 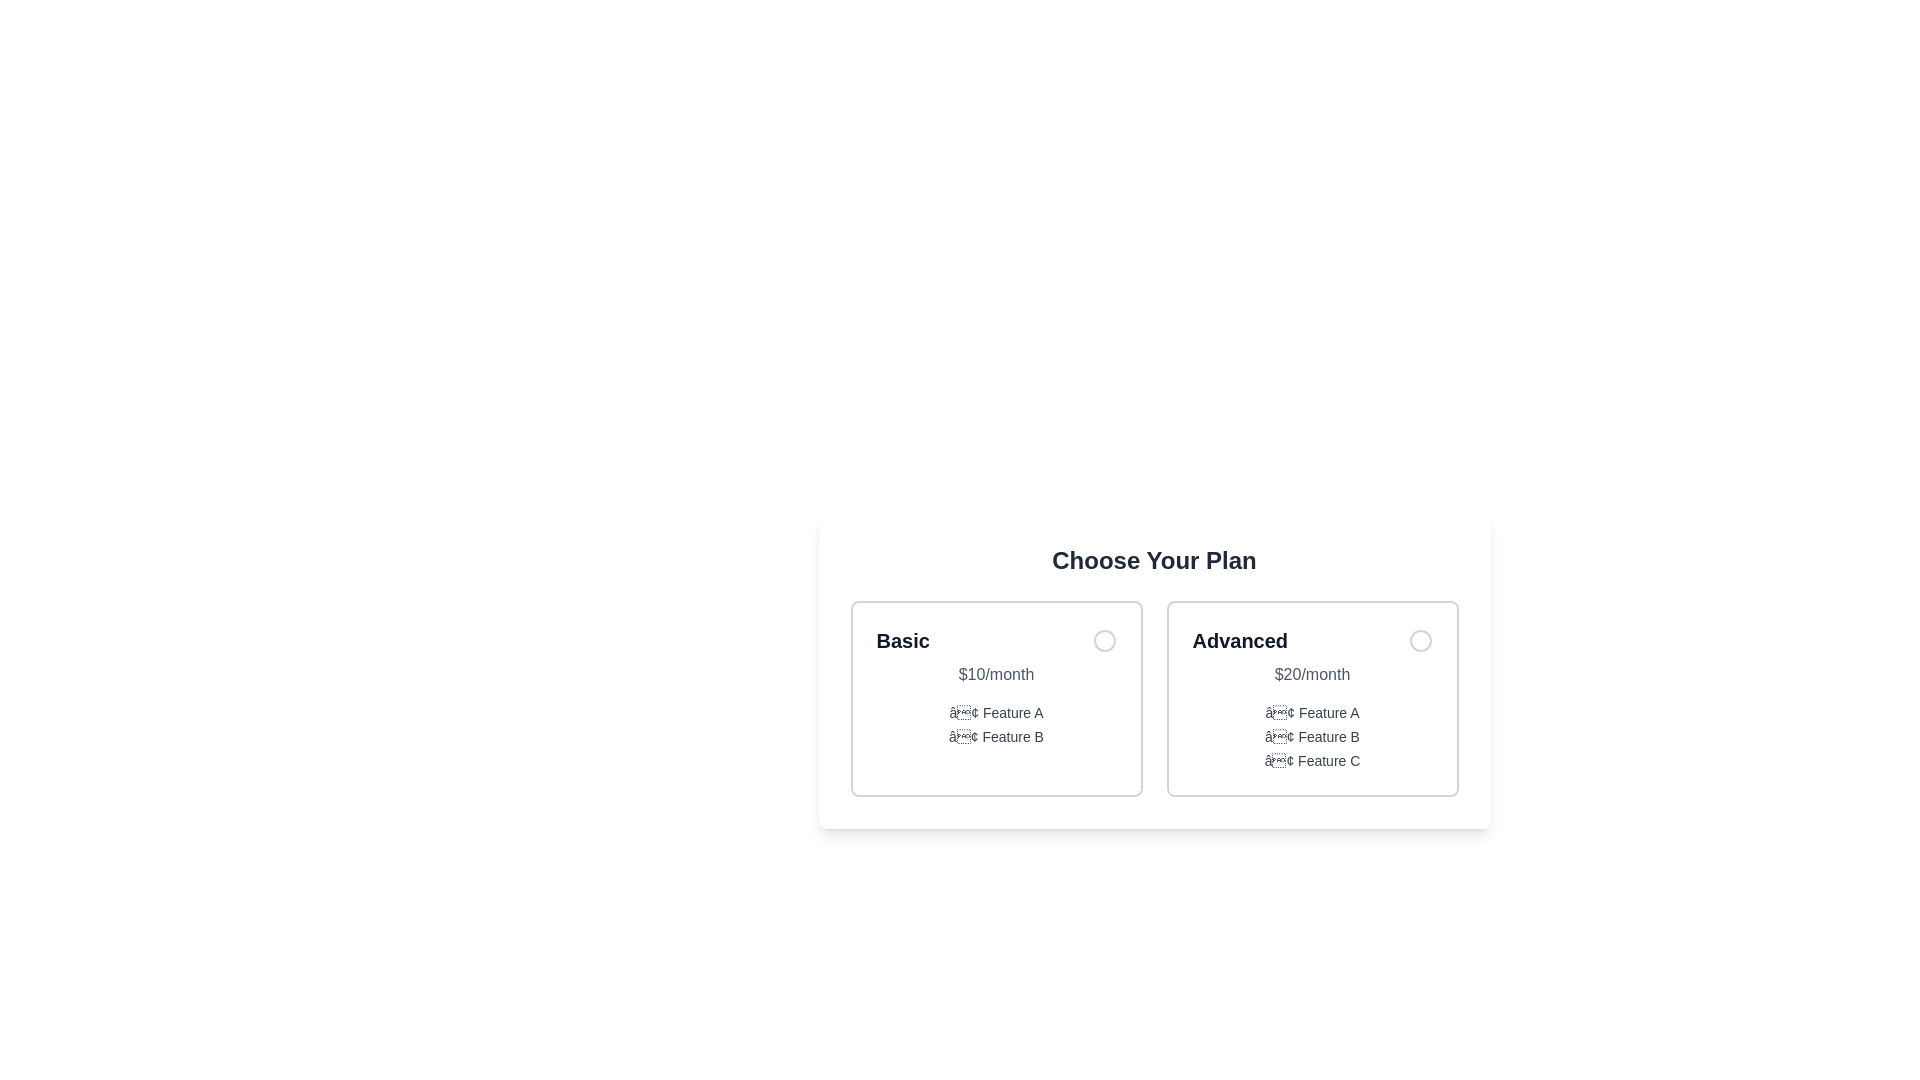 I want to click on descriptive text label indicating a feature of the 'Basic' plan, which is located as the second feature on the left side of the layout, so click(x=996, y=736).